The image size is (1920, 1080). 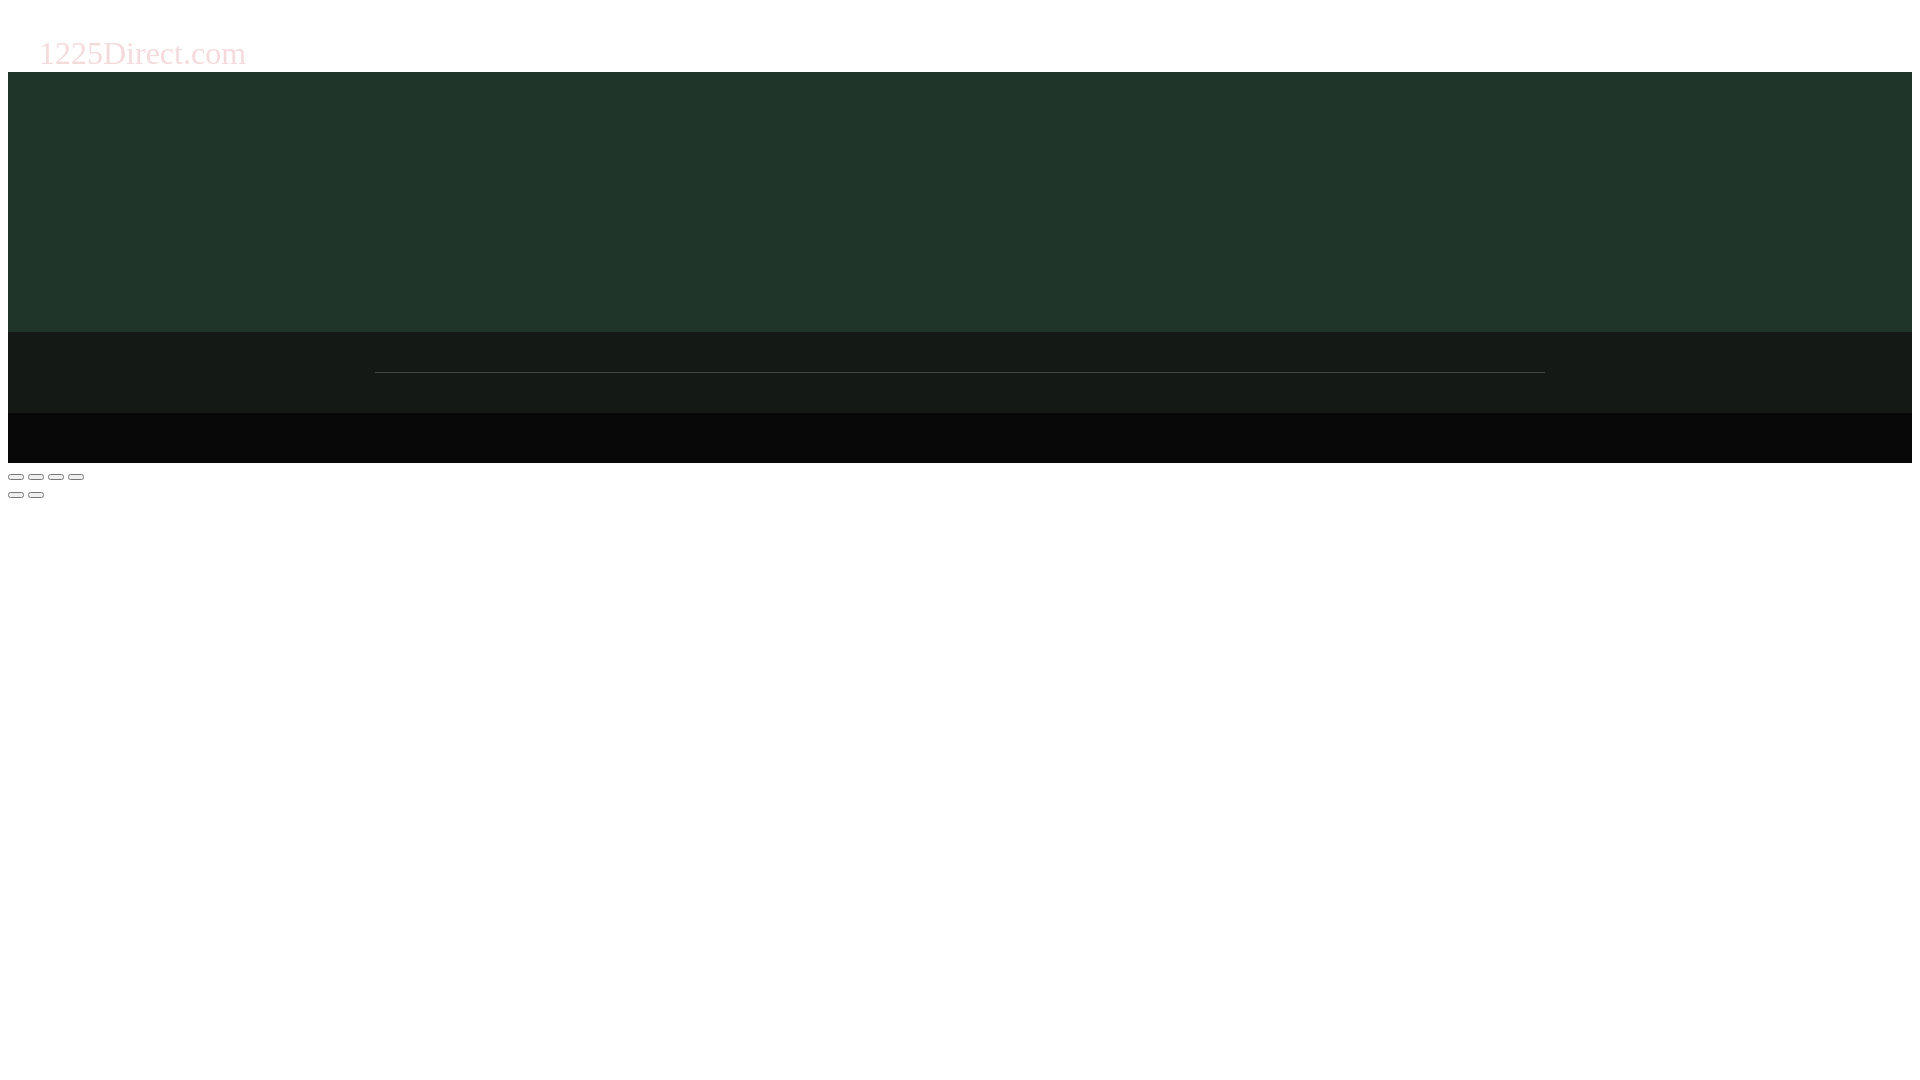 I want to click on 'Close (Esc)', so click(x=8, y=477).